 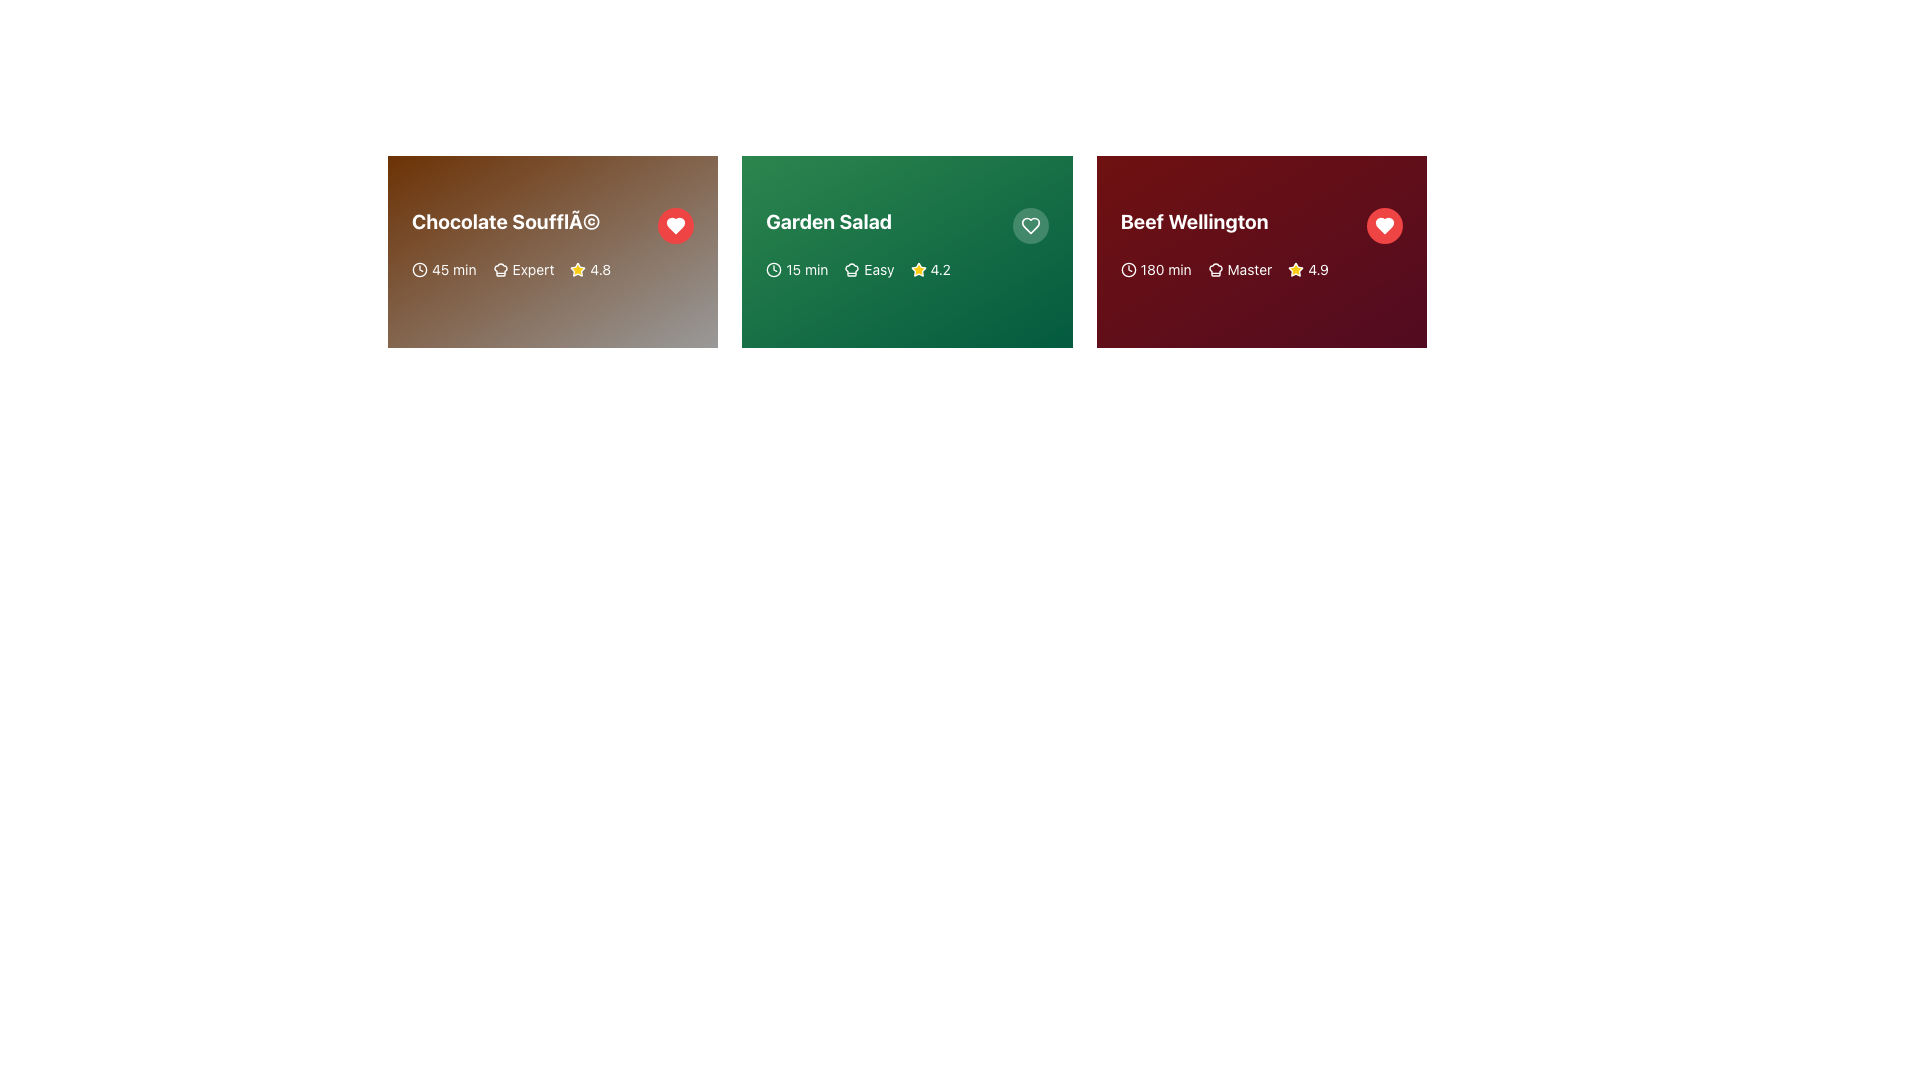 I want to click on the text label reading 'Expert' which is styled with a white font on a red background, located below the title 'Chocolate Soufflé' in the first card from the left, so click(x=533, y=270).